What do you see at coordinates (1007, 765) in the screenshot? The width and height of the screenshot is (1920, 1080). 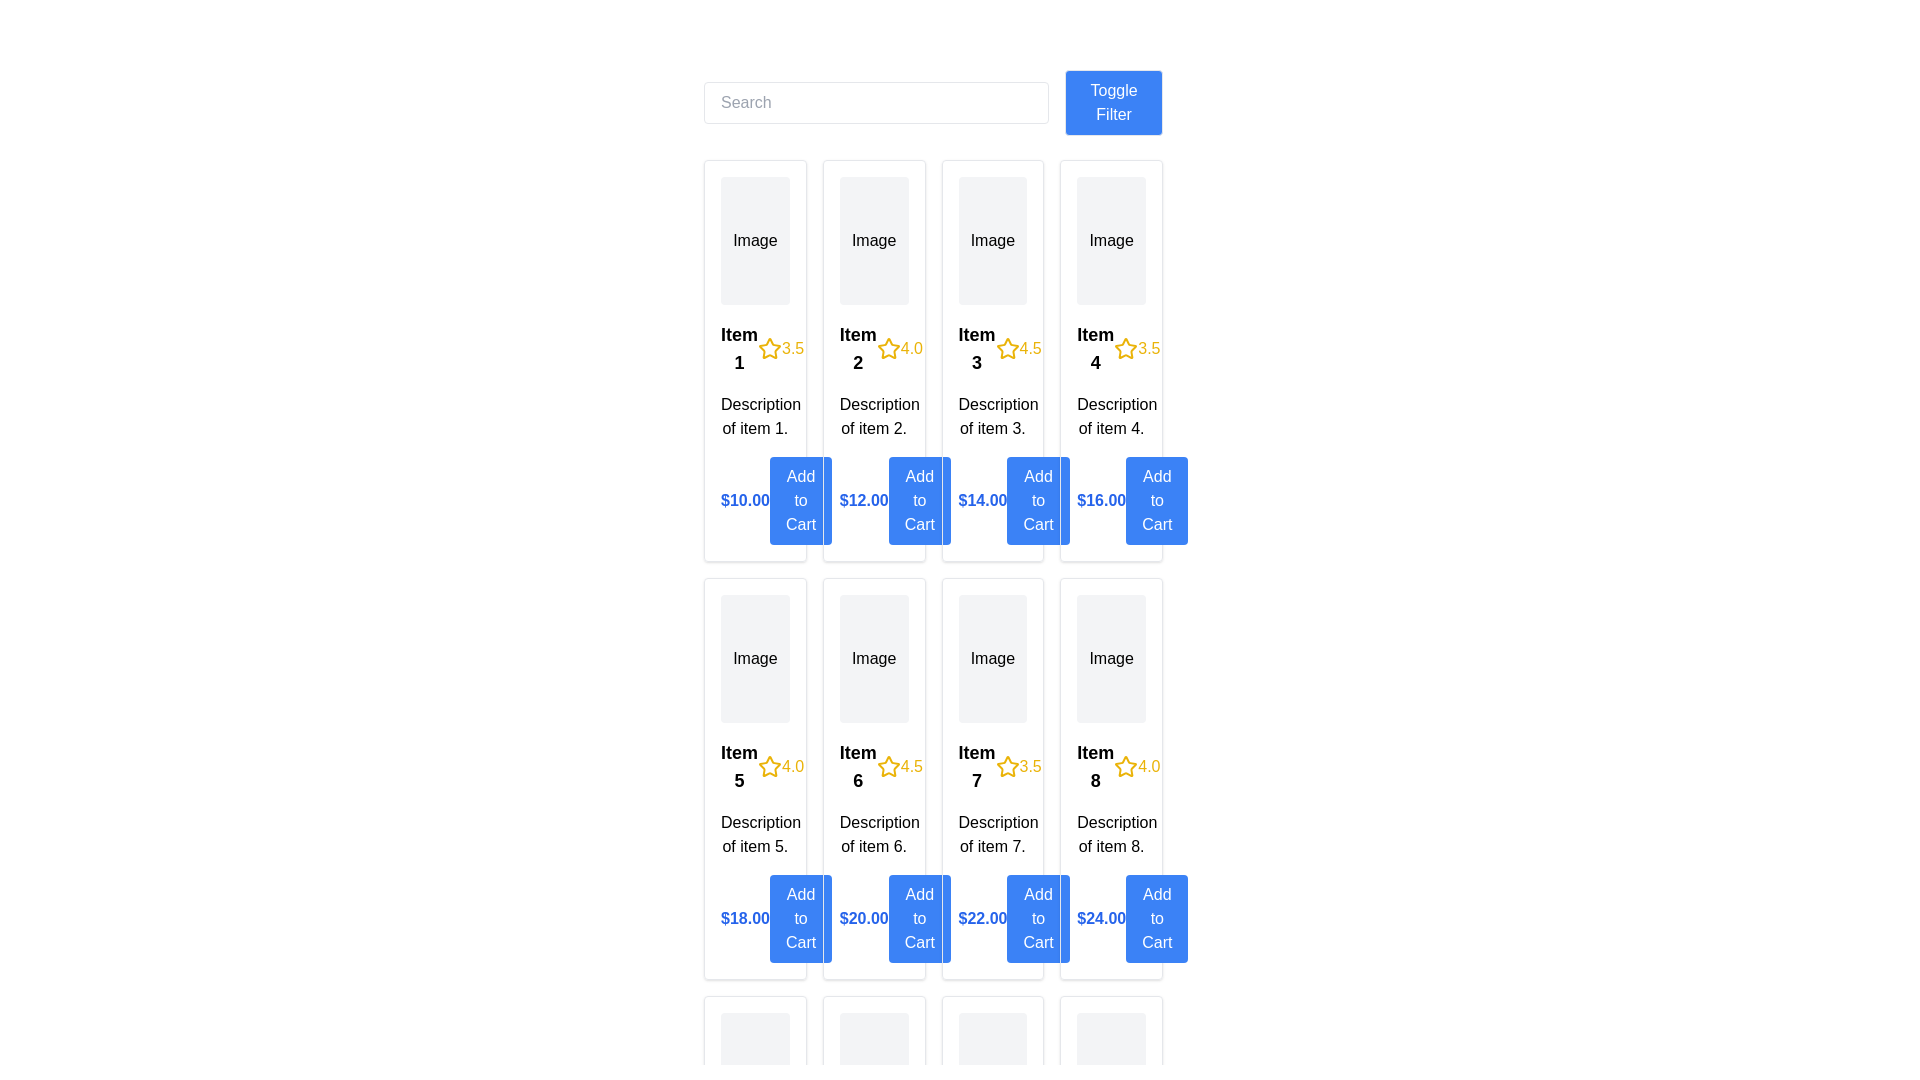 I see `the fourth yellow star icon in the 5-star rating system for 'Item 7', which is located next to the rating value '3.5'` at bounding box center [1007, 765].